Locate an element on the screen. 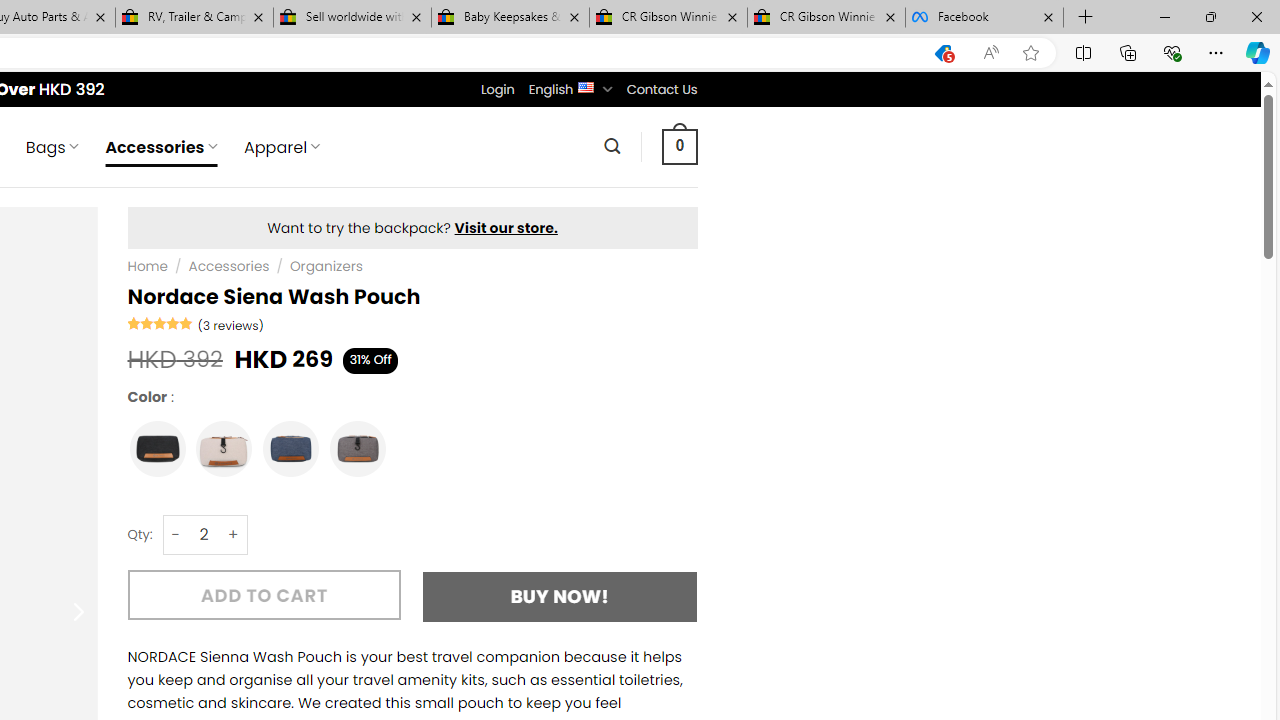 The height and width of the screenshot is (720, 1280). ' 0 ' is located at coordinates (679, 145).